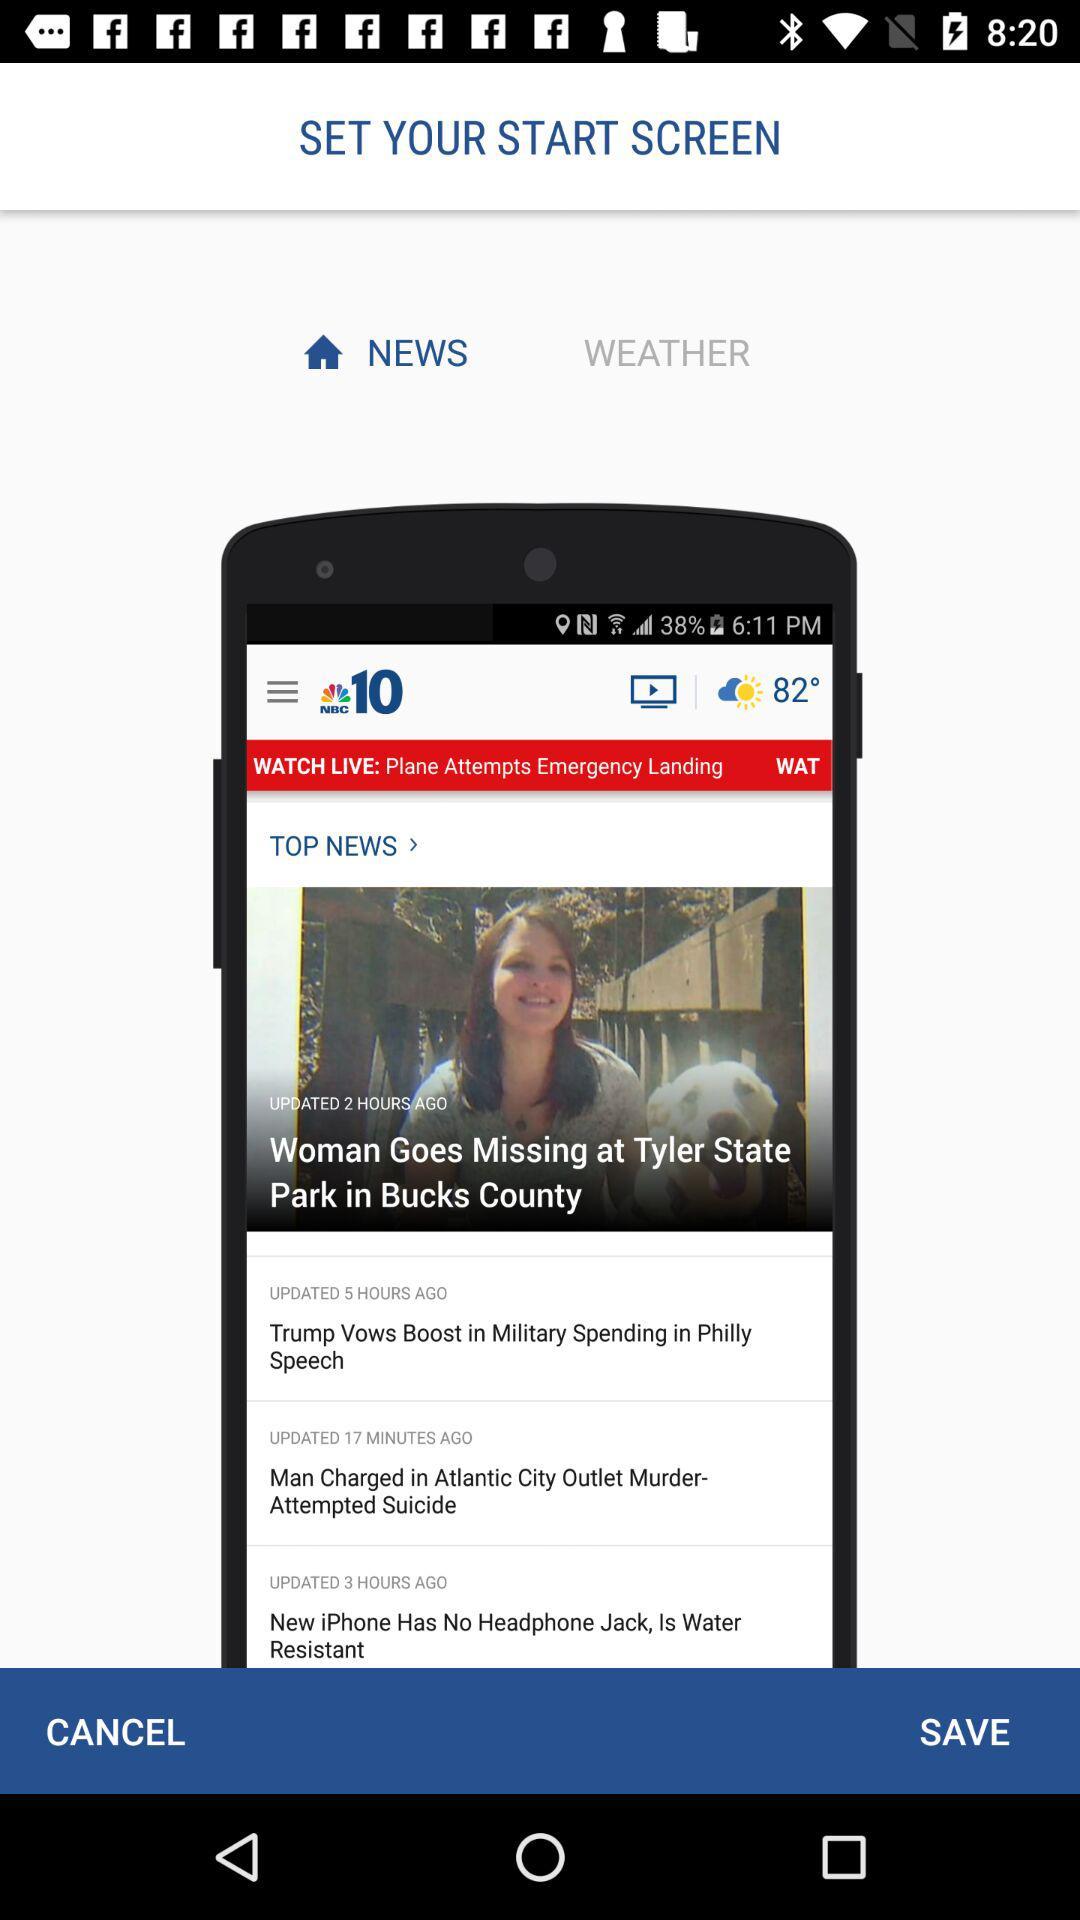 This screenshot has width=1080, height=1920. I want to click on the icon below the set your start, so click(411, 351).